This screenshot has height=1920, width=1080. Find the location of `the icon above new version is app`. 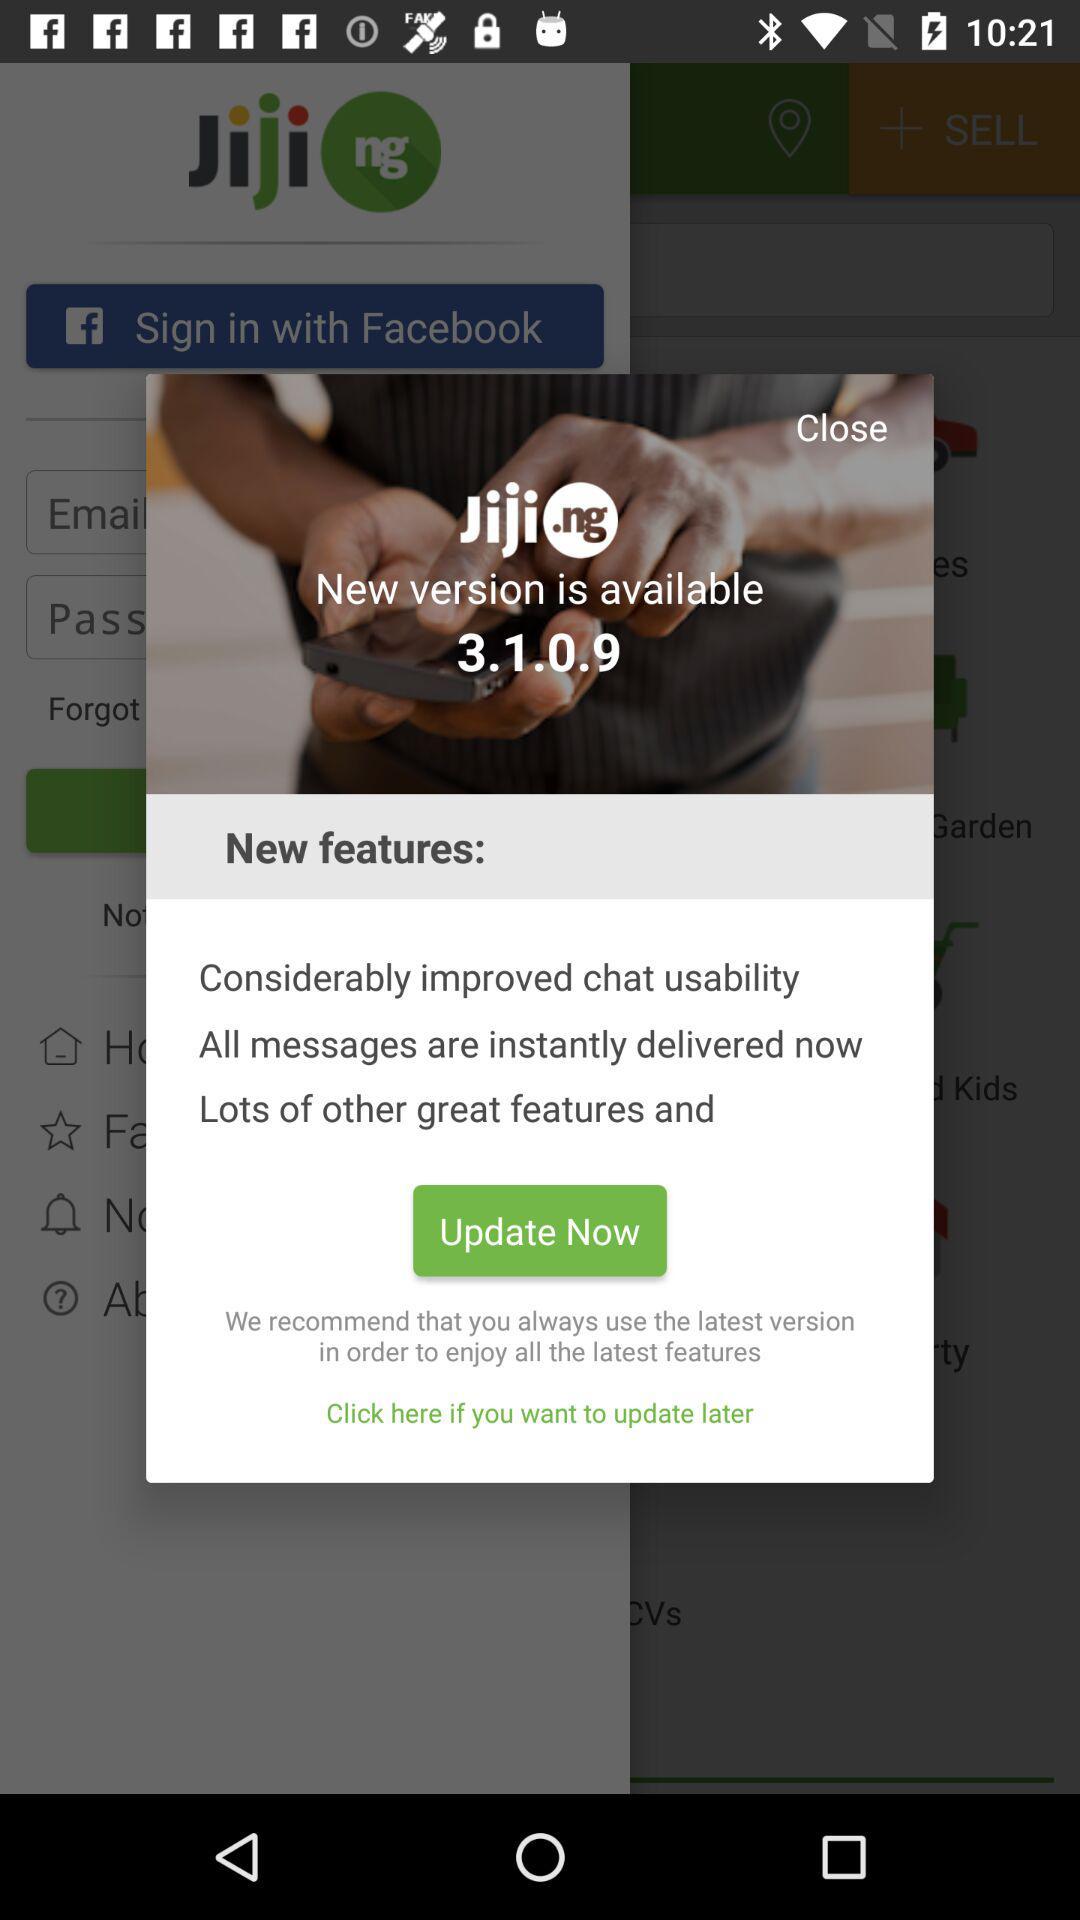

the icon above new version is app is located at coordinates (841, 425).